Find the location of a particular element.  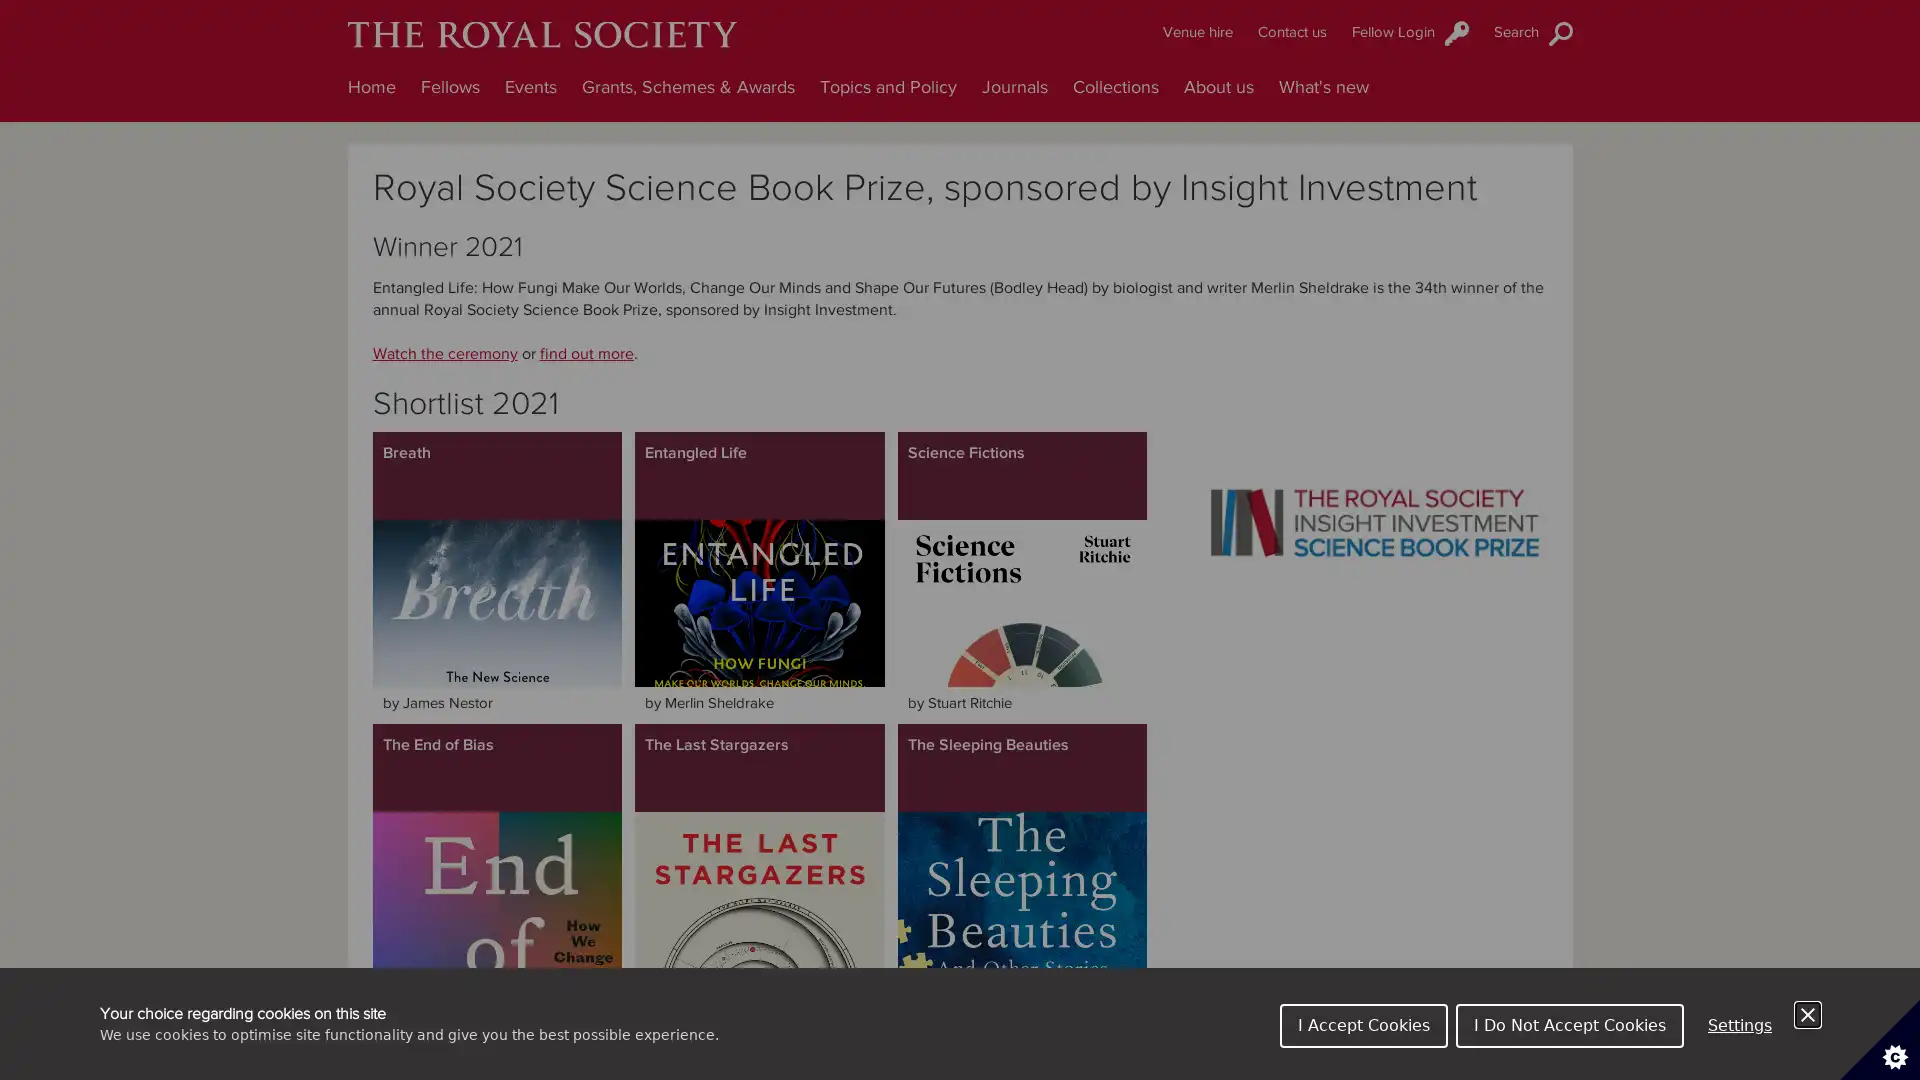

Close Cookie Control is located at coordinates (1808, 1014).